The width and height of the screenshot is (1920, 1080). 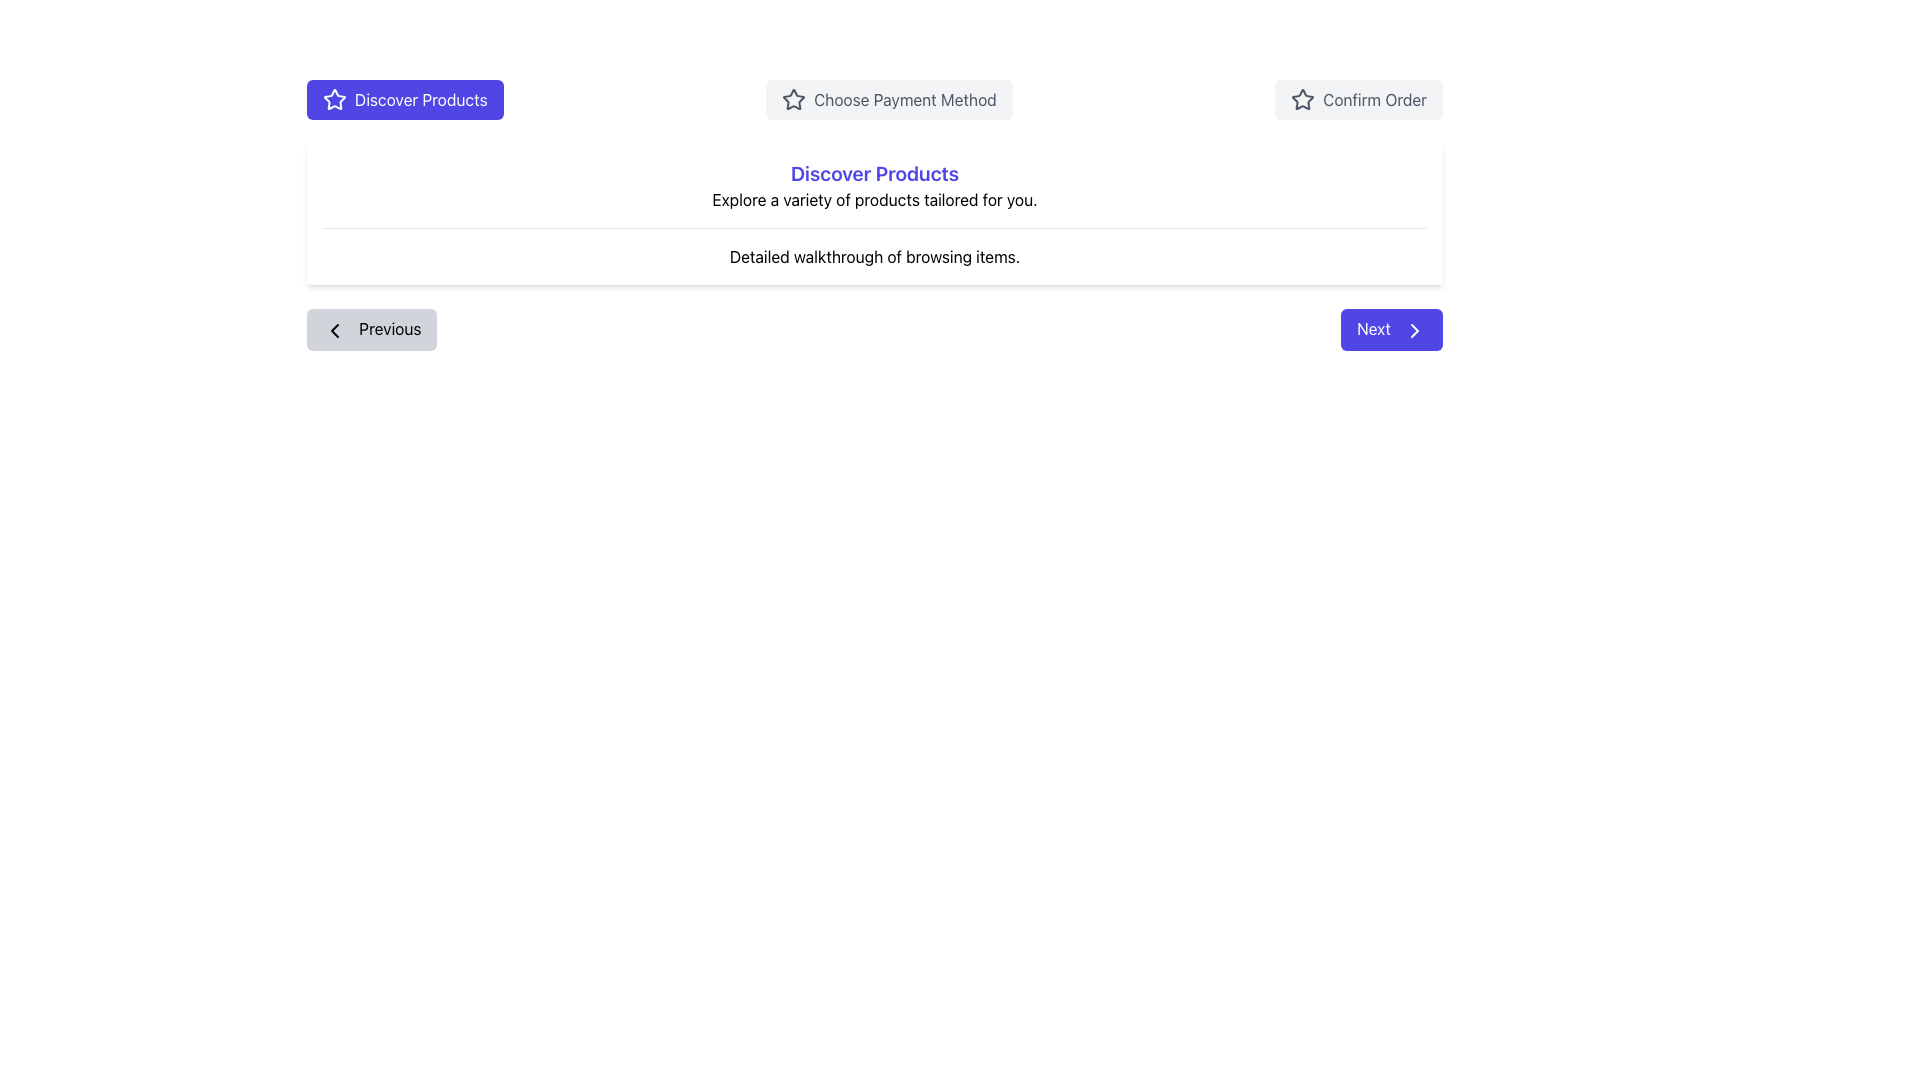 What do you see at coordinates (335, 99) in the screenshot?
I see `the star icon inside the blue button labeled 'Discover Products', which is located at the top-left area of the interface` at bounding box center [335, 99].